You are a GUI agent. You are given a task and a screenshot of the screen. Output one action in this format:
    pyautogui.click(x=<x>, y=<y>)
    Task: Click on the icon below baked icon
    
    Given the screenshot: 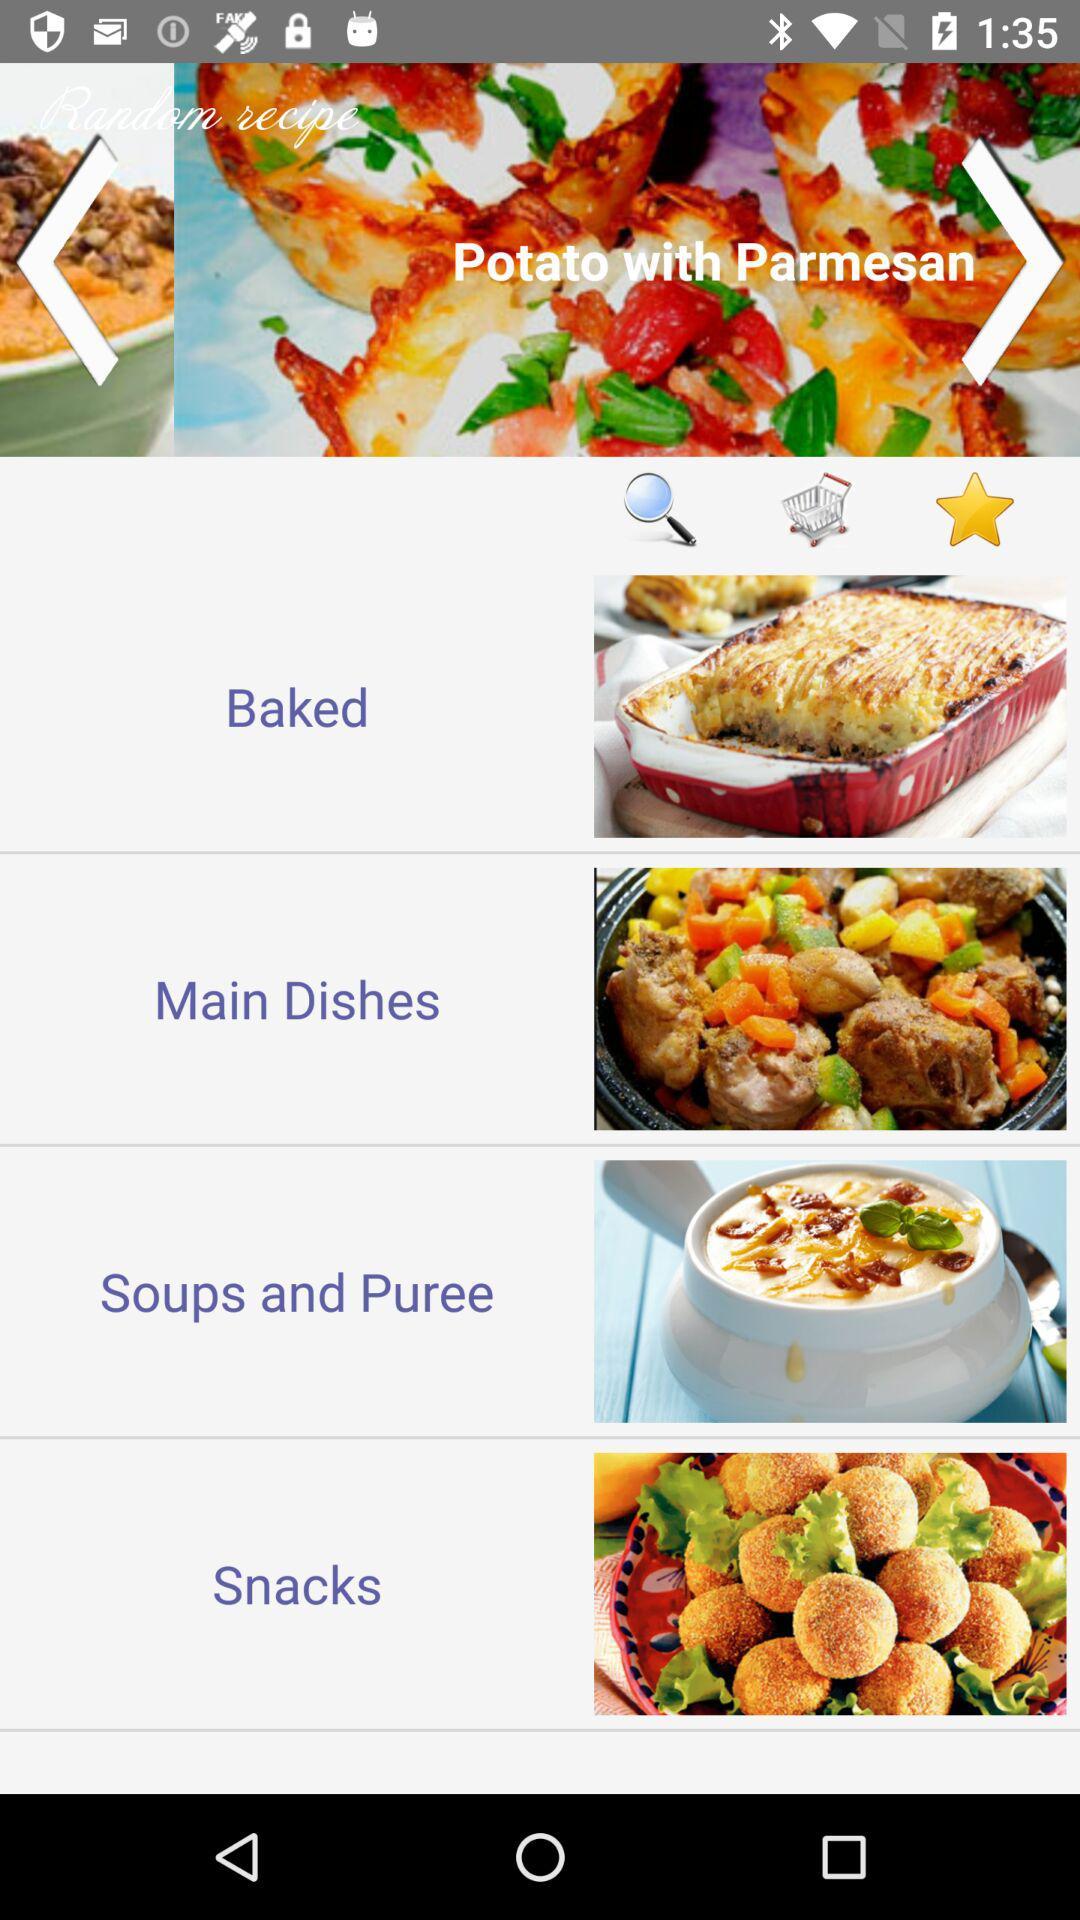 What is the action you would take?
    pyautogui.click(x=297, y=998)
    